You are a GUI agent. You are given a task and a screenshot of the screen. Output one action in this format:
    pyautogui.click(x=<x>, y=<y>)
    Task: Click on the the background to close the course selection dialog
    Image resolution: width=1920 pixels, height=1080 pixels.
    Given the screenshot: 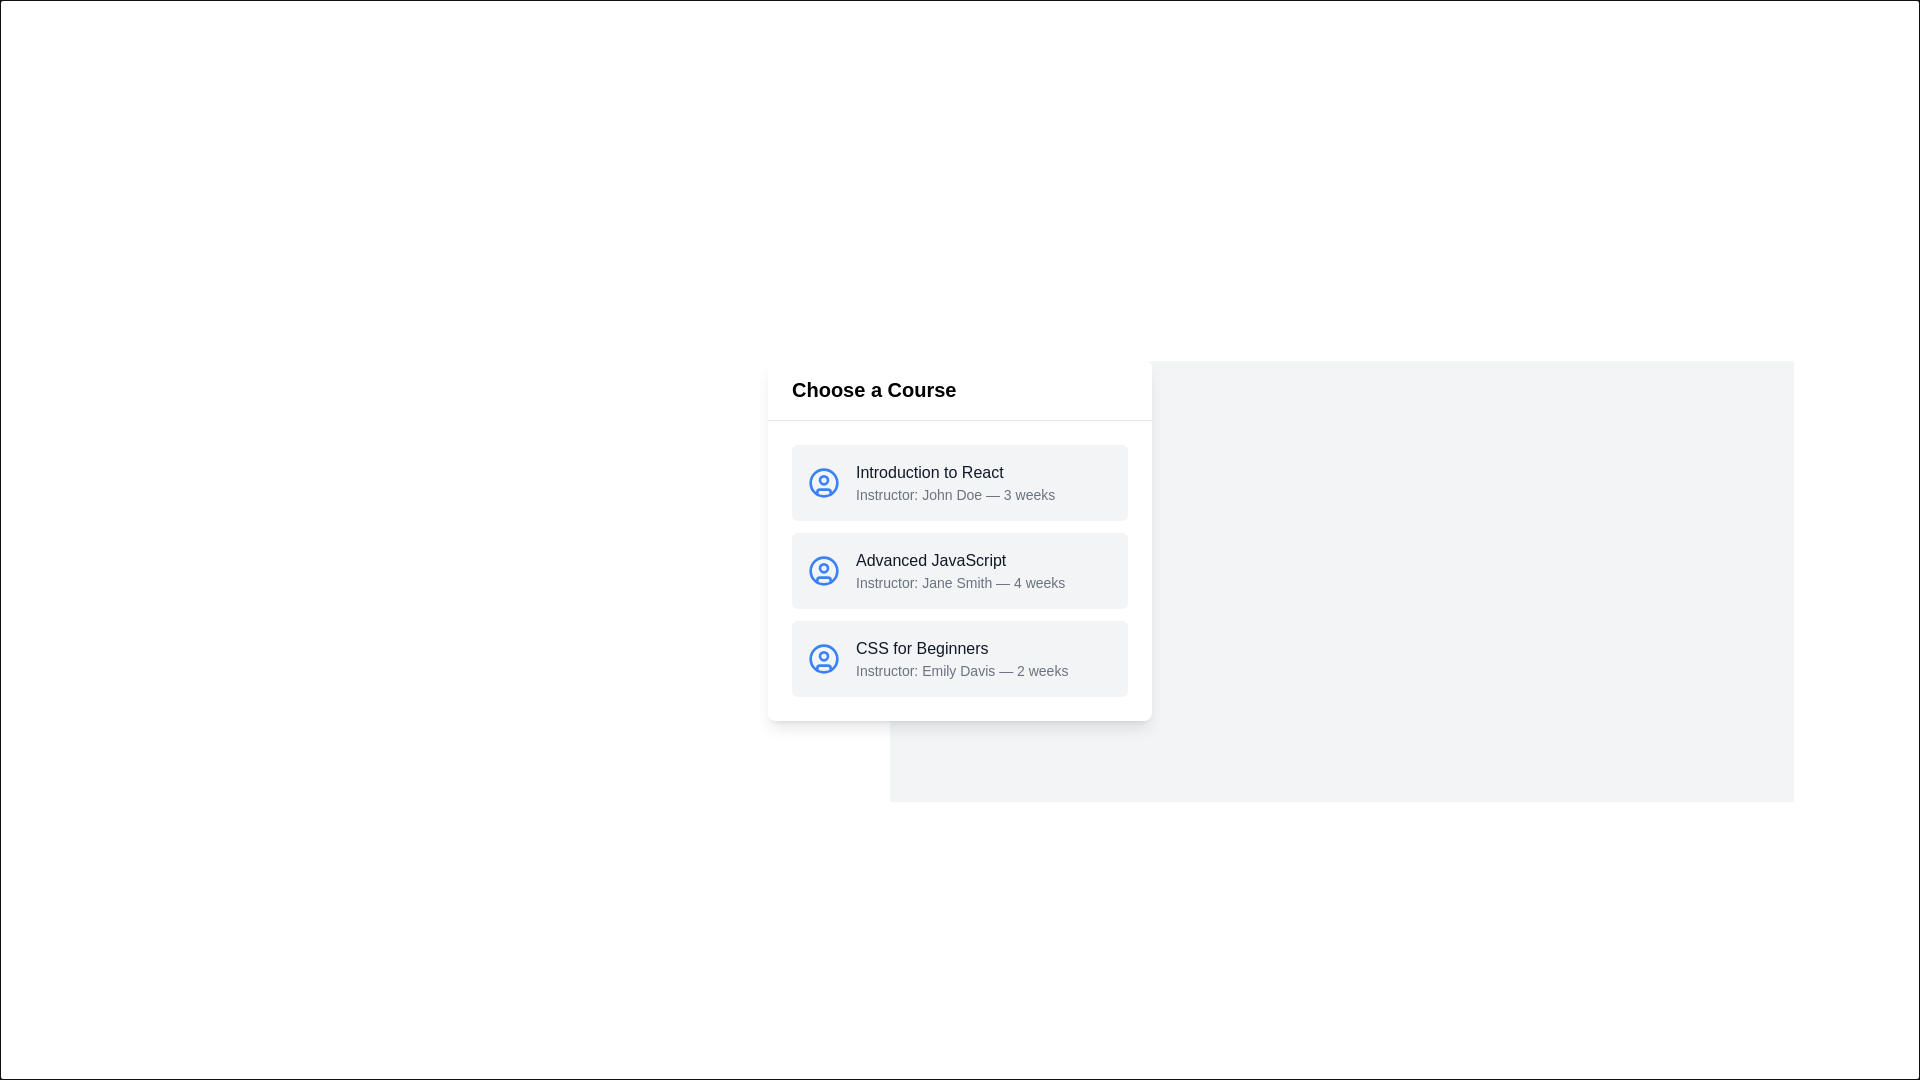 What is the action you would take?
    pyautogui.click(x=767, y=0)
    